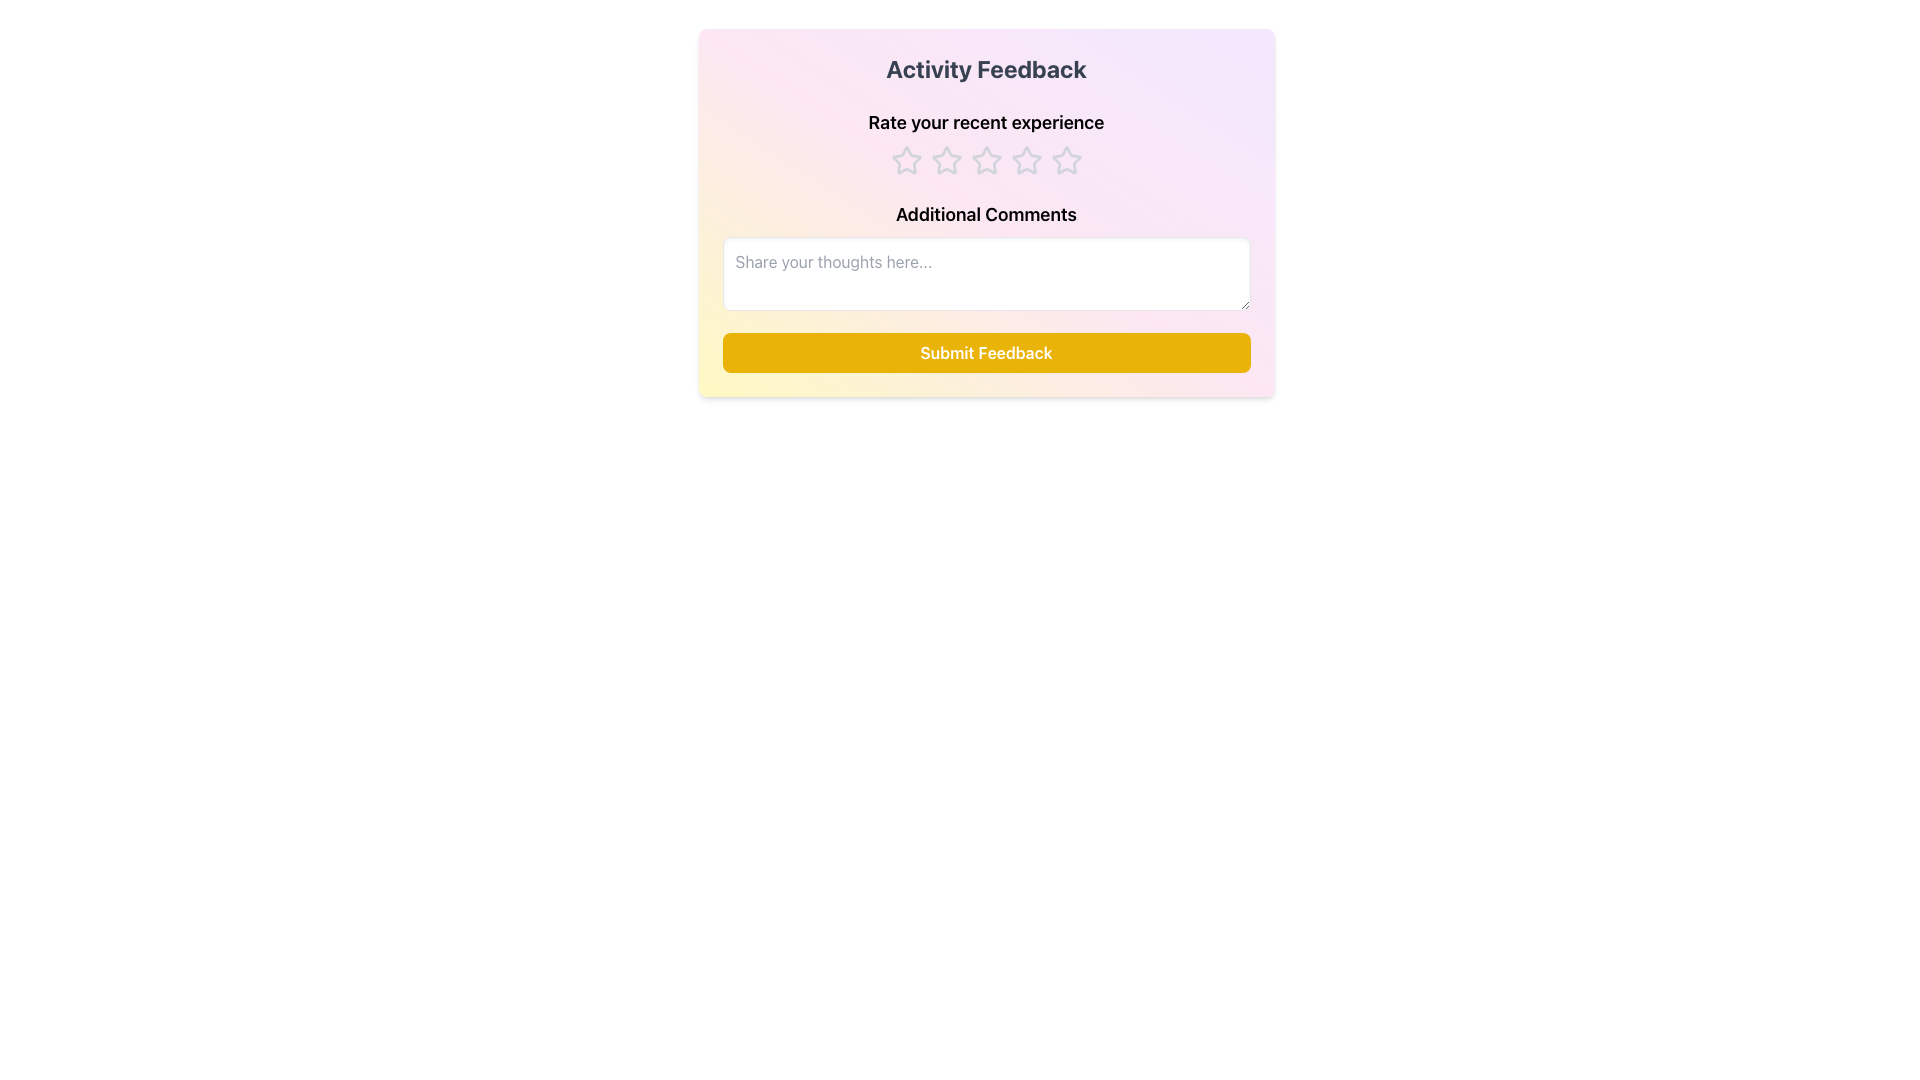 The width and height of the screenshot is (1920, 1080). What do you see at coordinates (905, 158) in the screenshot?
I see `the first star-shaped icon in the rating section of the feedback form` at bounding box center [905, 158].